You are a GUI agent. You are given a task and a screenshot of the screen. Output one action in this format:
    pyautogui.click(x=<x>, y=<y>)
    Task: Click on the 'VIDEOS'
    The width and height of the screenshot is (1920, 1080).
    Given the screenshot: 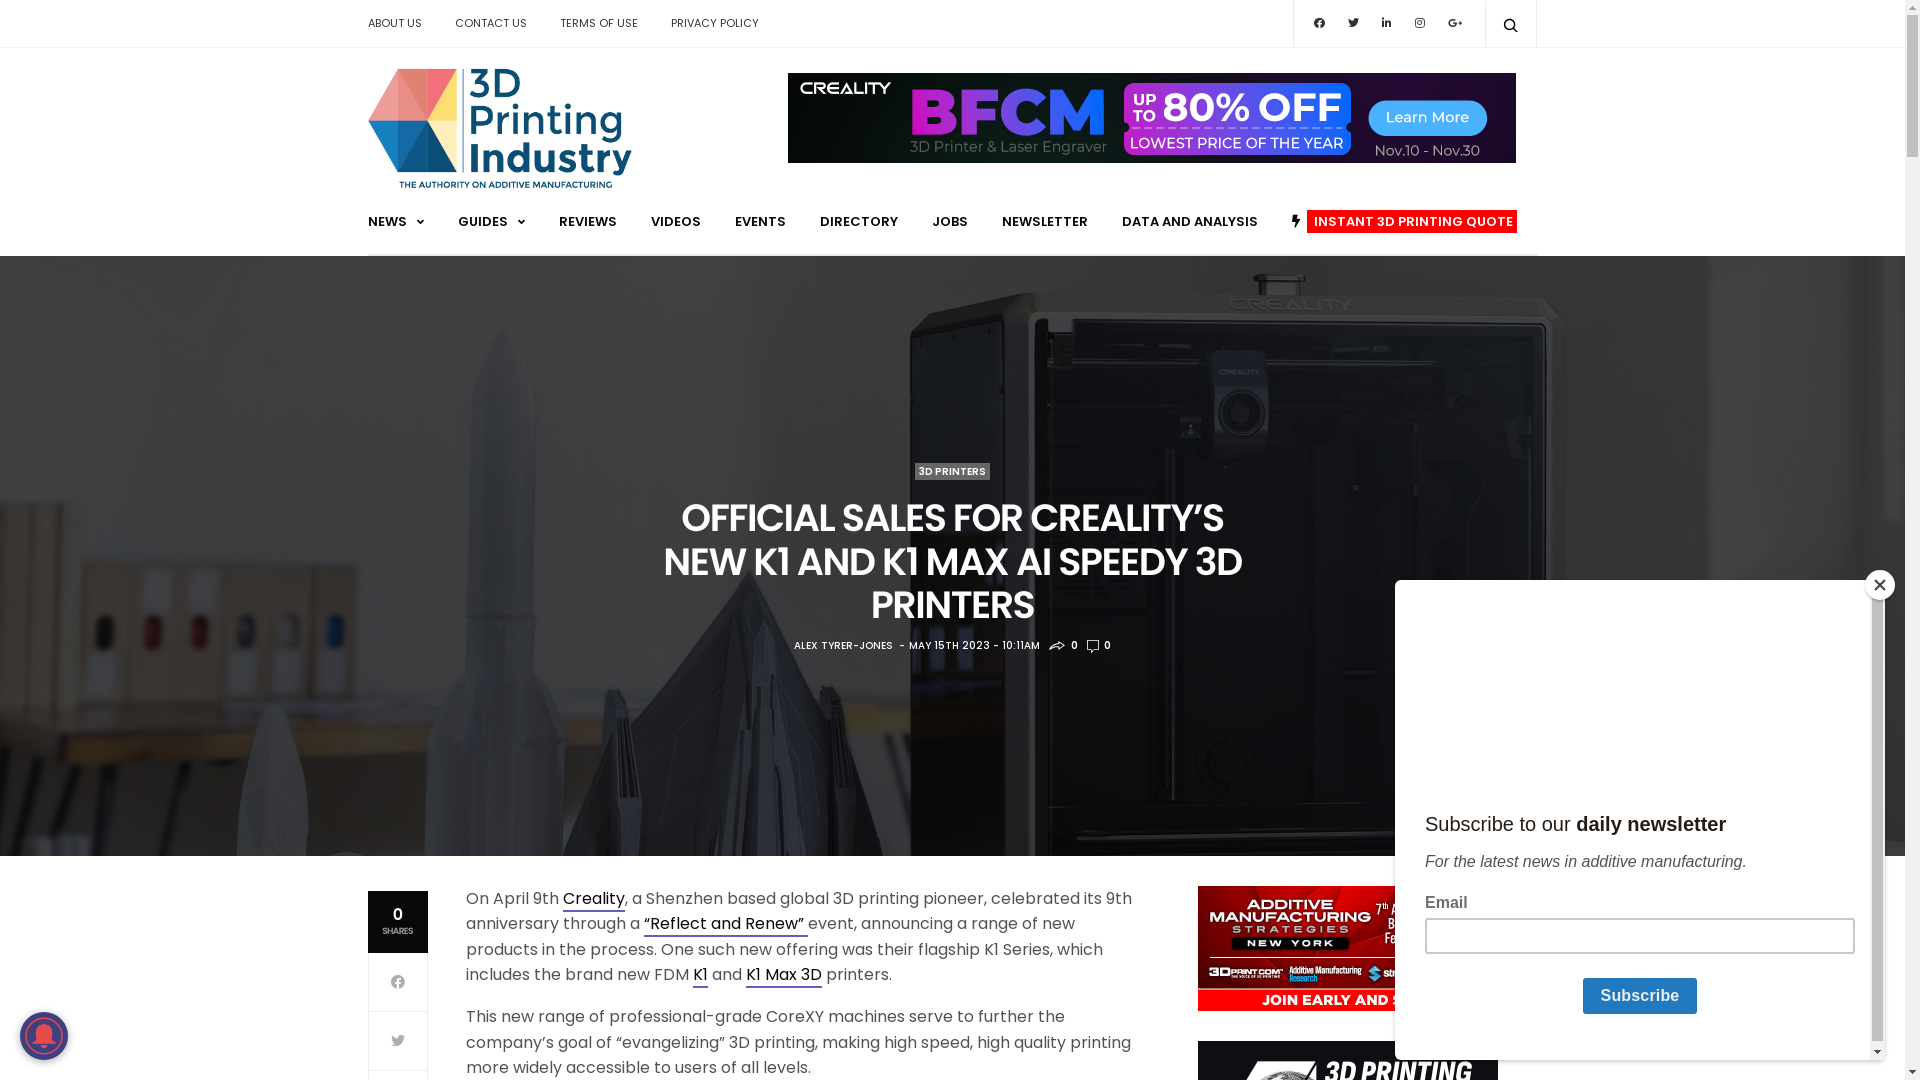 What is the action you would take?
    pyautogui.click(x=675, y=221)
    